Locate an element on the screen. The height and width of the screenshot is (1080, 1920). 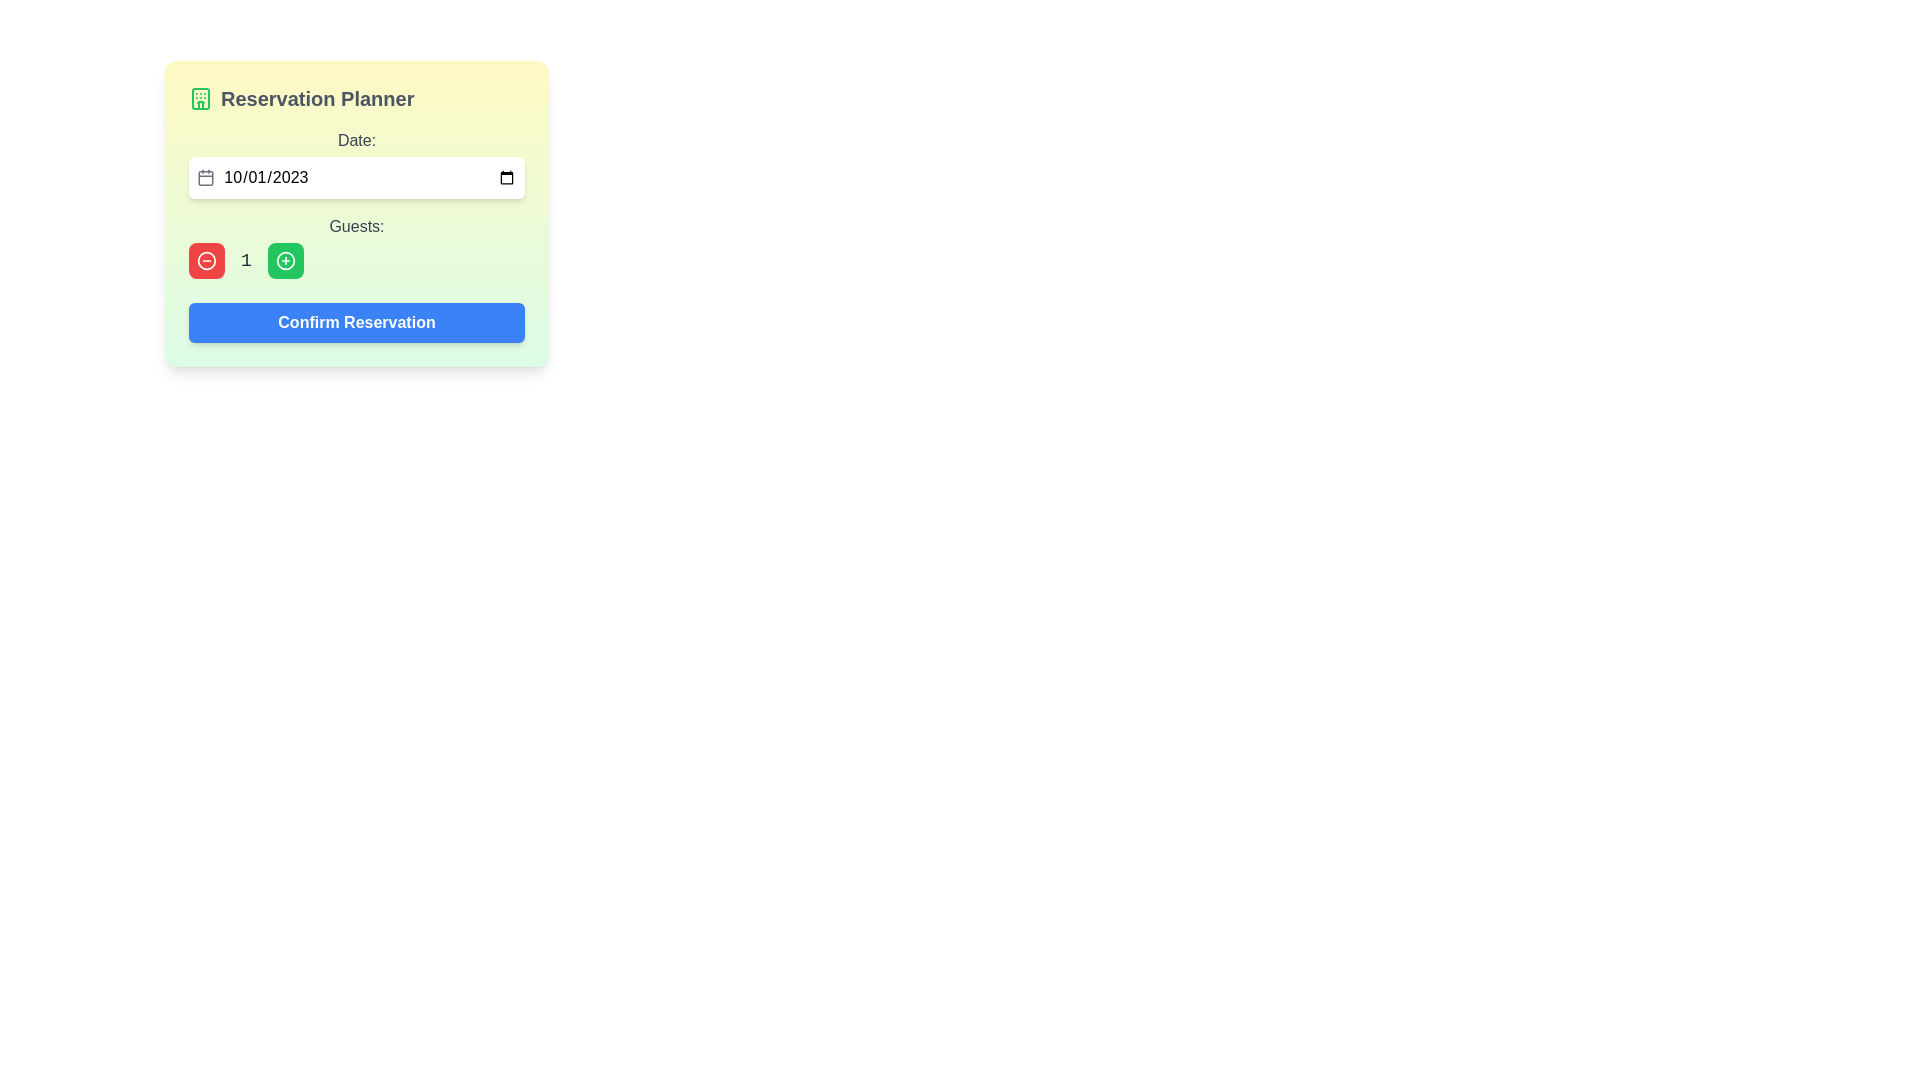
the static text displaying the number '1', which is styled in gray and is located between the red minus button and the green plus button in the 'Reservation Planner' interface is located at coordinates (245, 260).